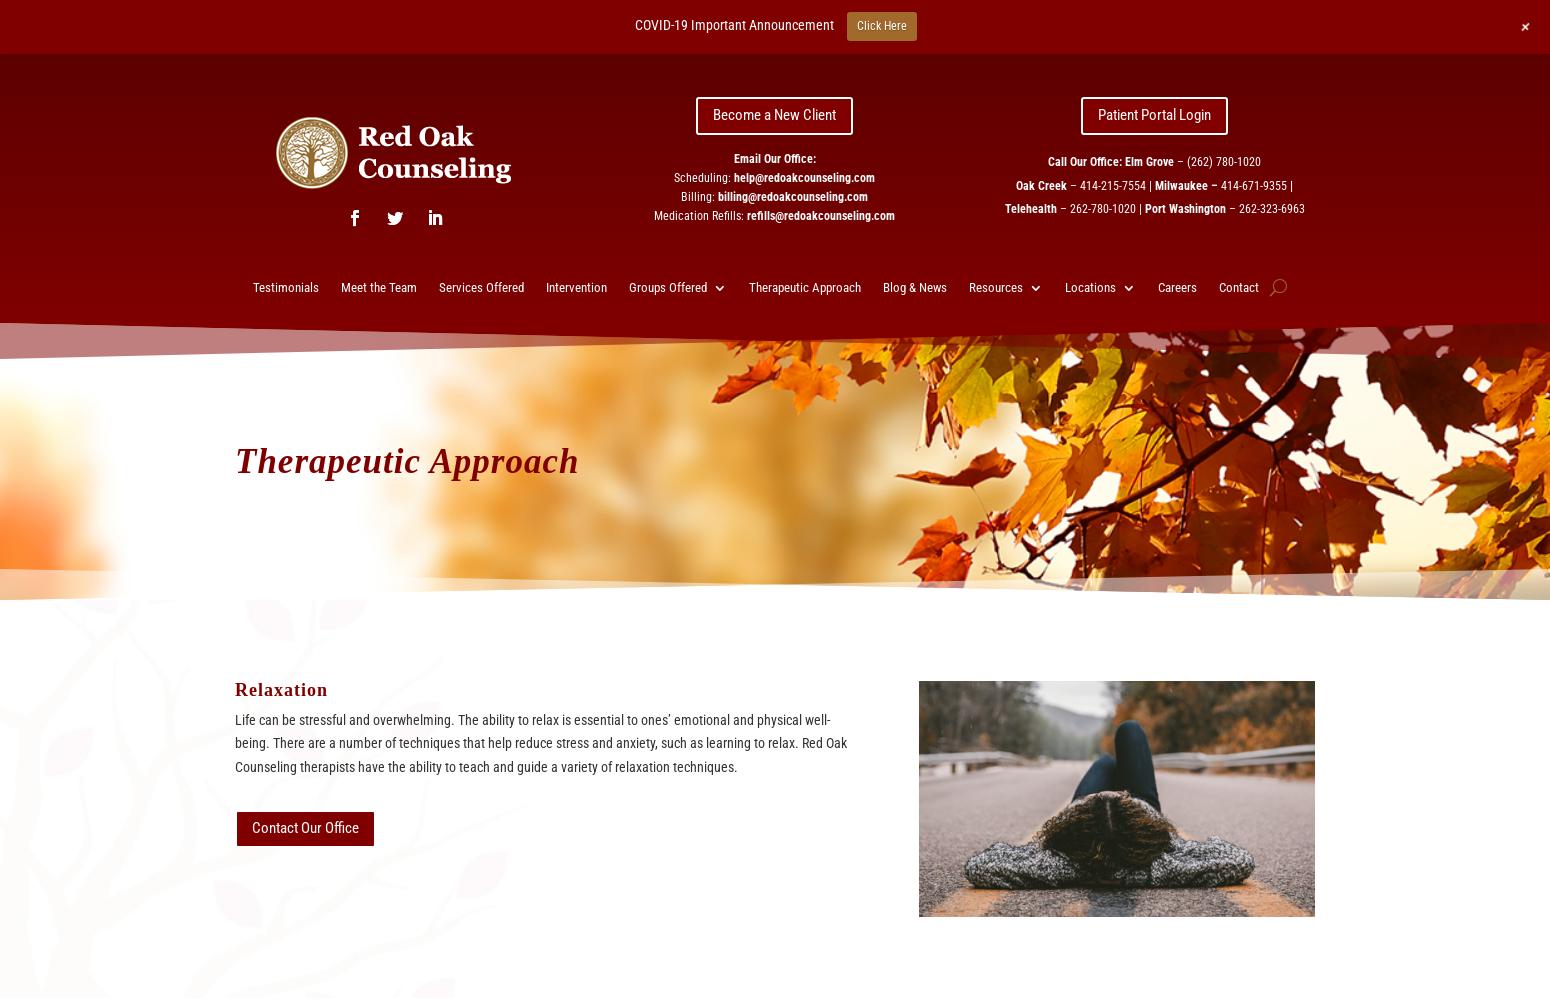 This screenshot has height=1000, width=1550. I want to click on 'Addiction Support and Education for Family and Friends', so click(958, 370).